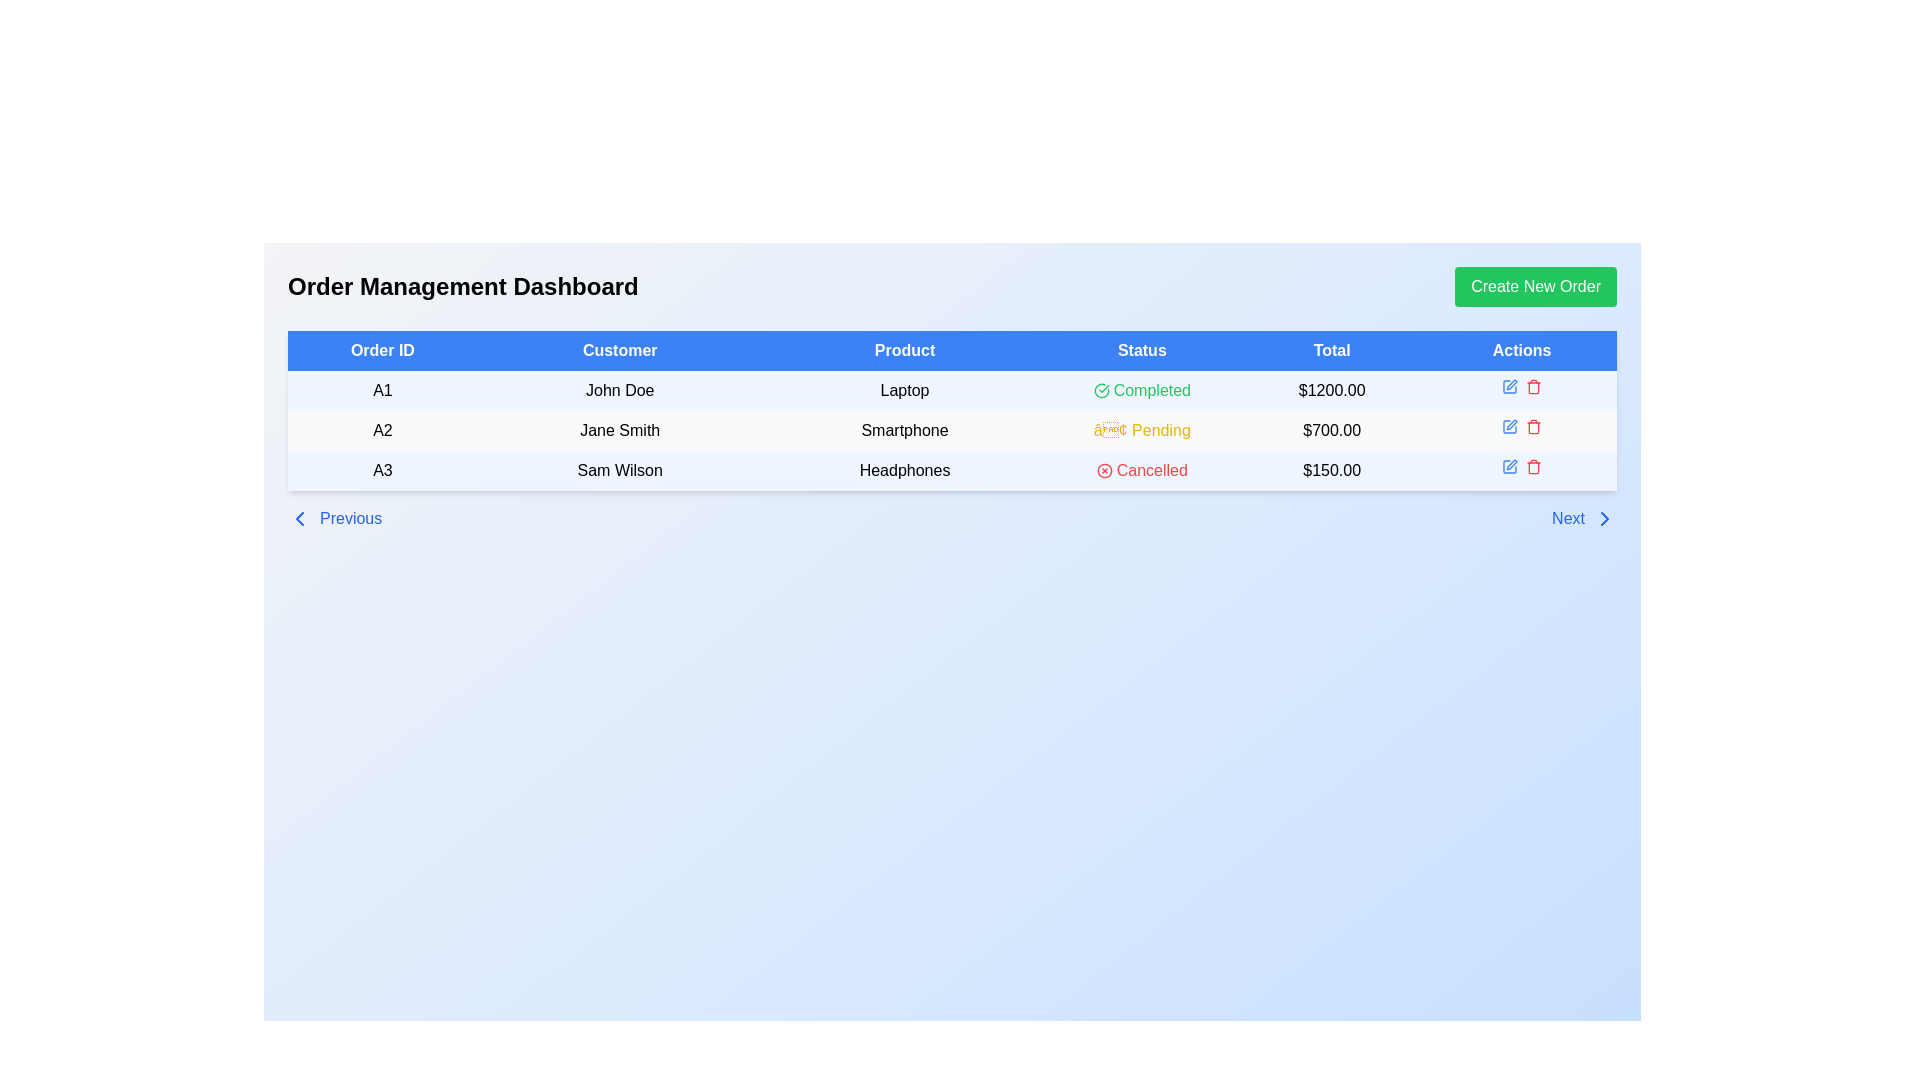  Describe the element at coordinates (1604, 518) in the screenshot. I see `the chevron icon located at the bottom right corner of the user interface` at that location.